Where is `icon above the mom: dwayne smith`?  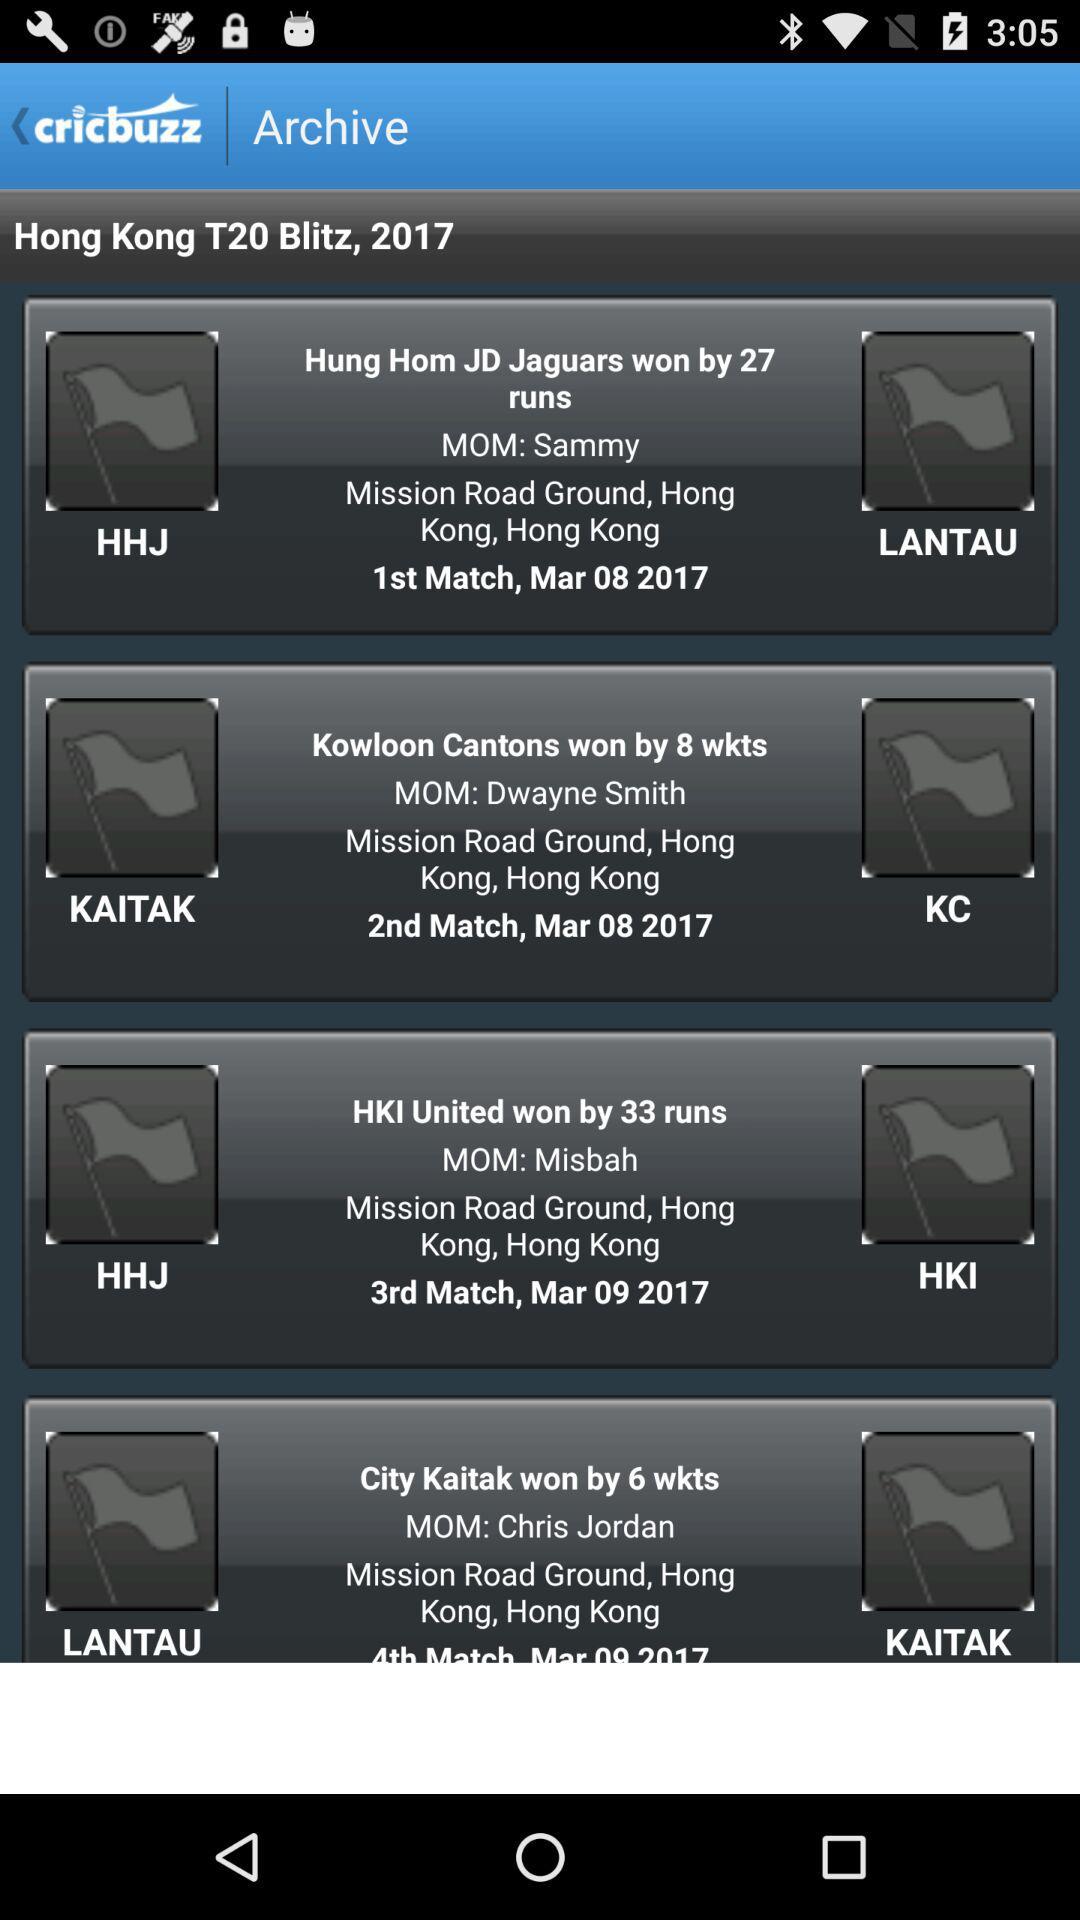
icon above the mom: dwayne smith is located at coordinates (540, 742).